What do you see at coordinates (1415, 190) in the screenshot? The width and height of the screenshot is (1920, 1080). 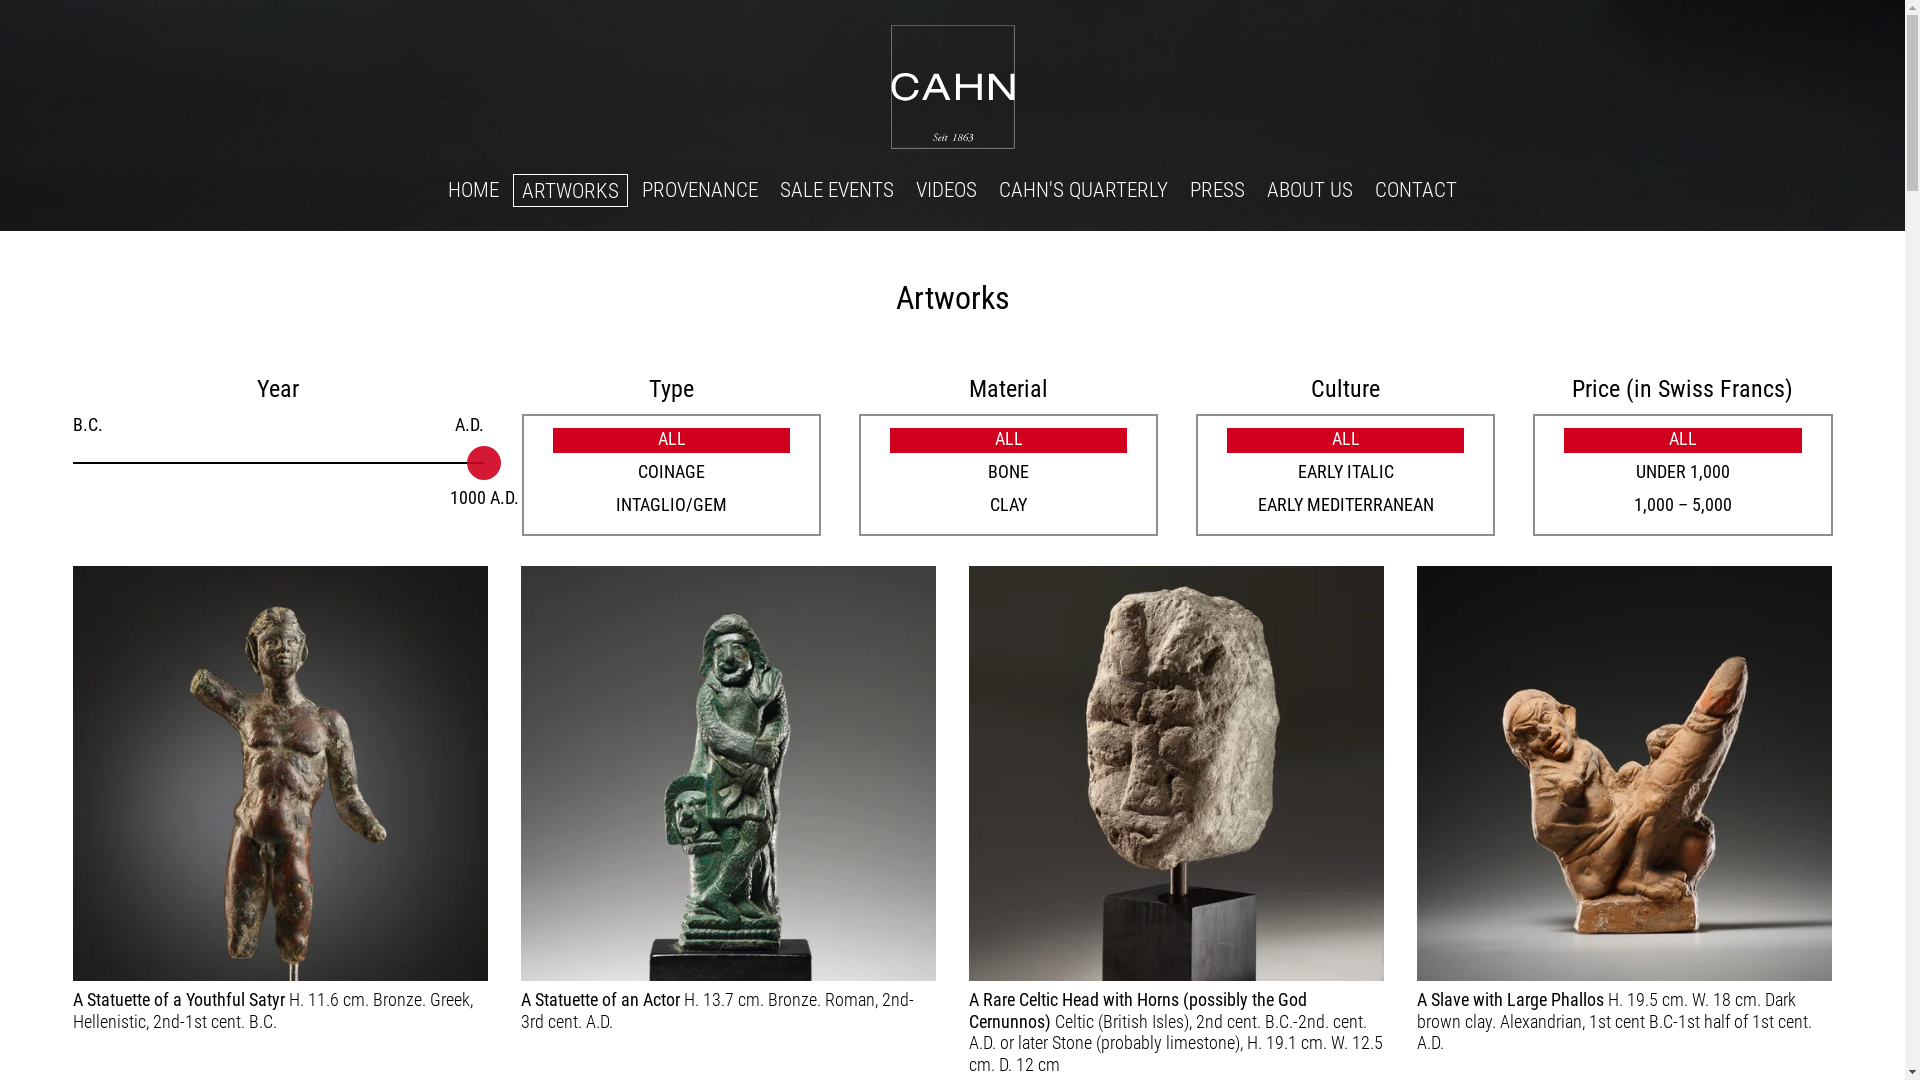 I see `'CONTACT'` at bounding box center [1415, 190].